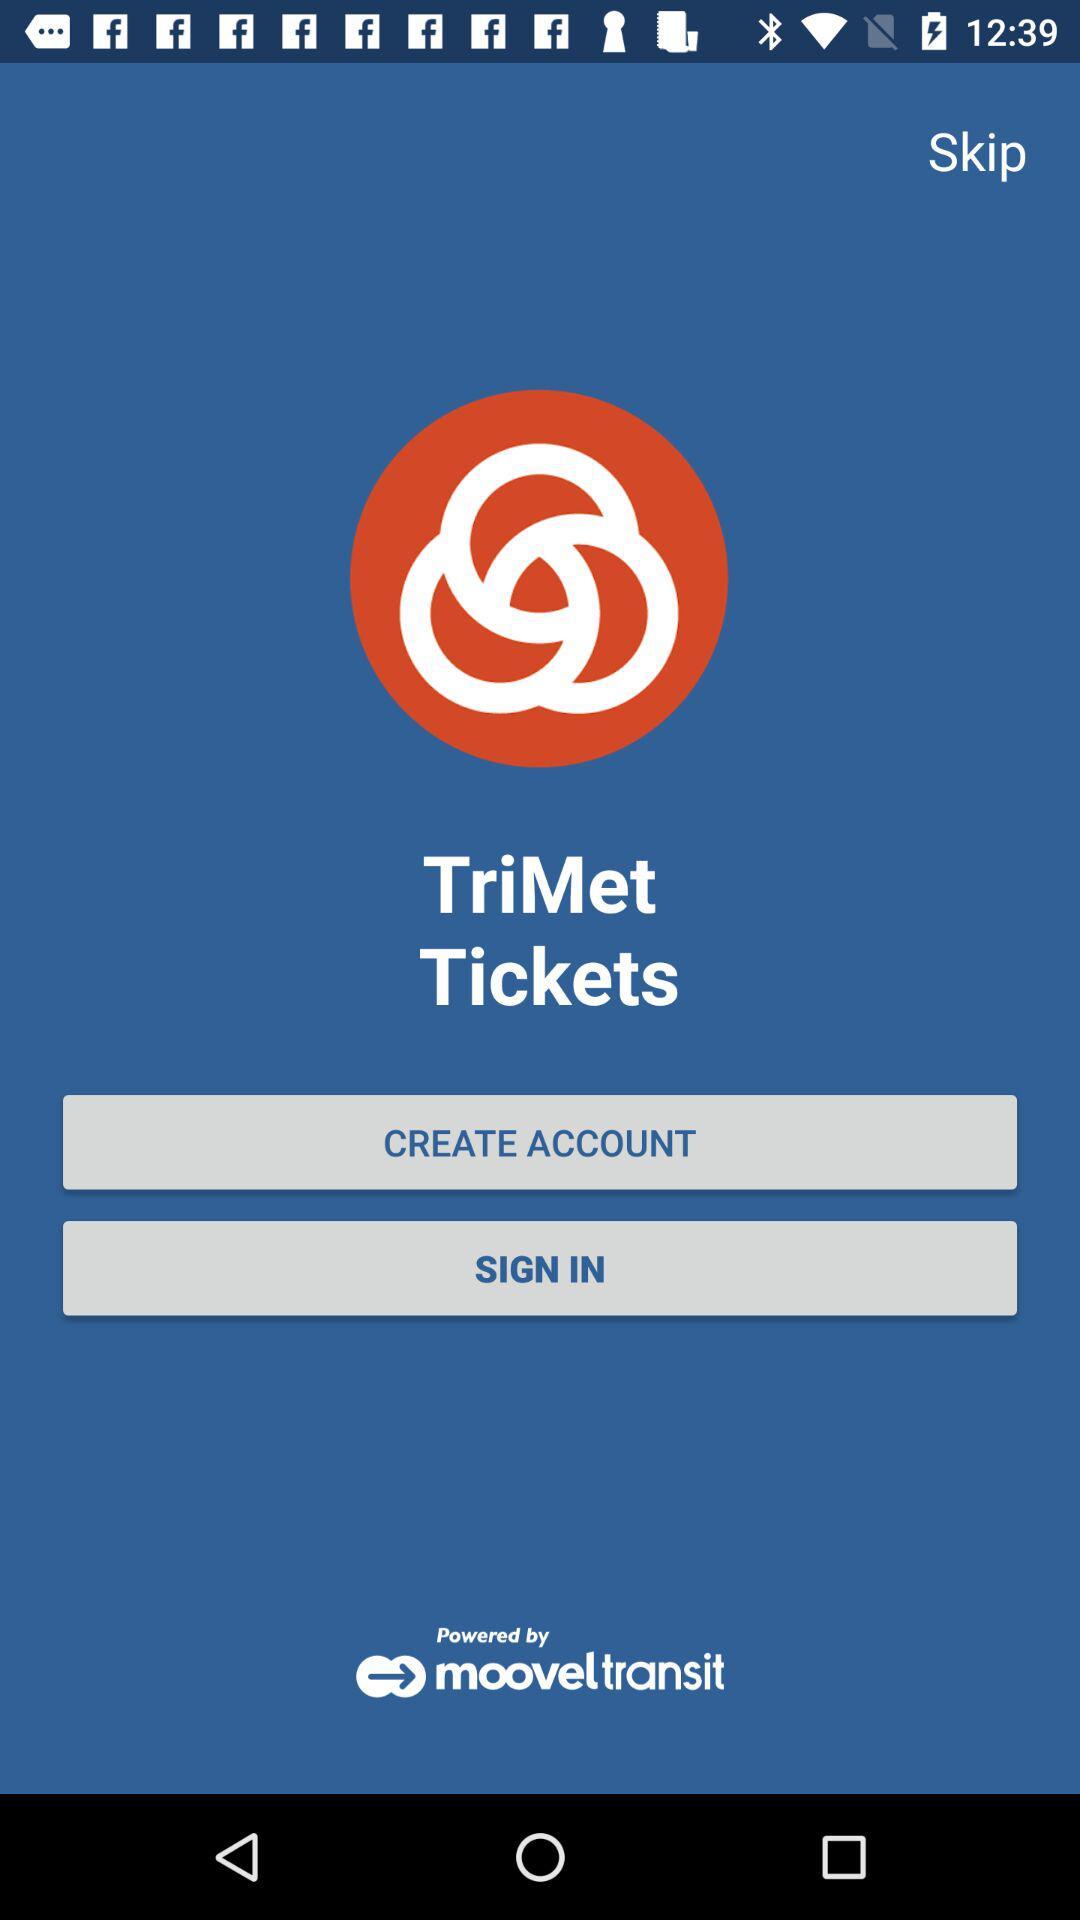  I want to click on item at the top right corner, so click(976, 149).